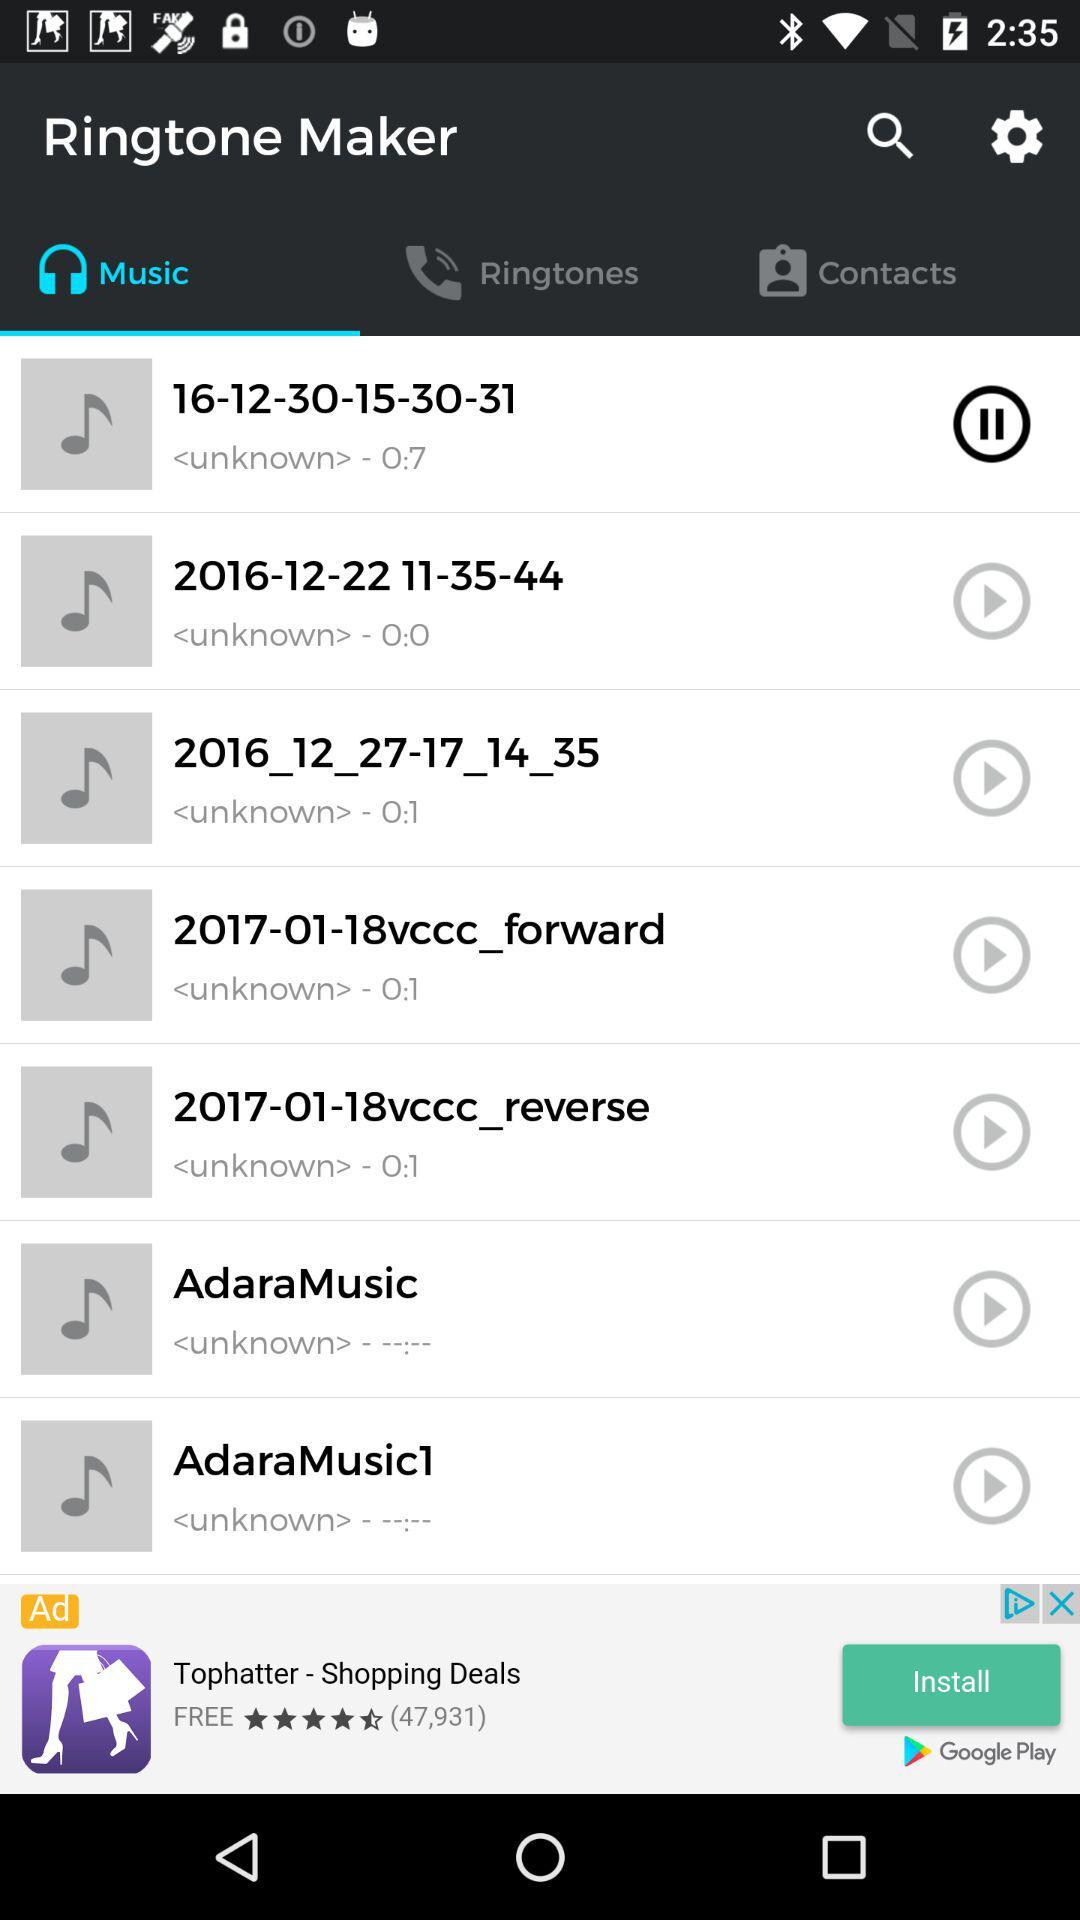 The height and width of the screenshot is (1920, 1080). What do you see at coordinates (991, 600) in the screenshot?
I see `a playlist` at bounding box center [991, 600].